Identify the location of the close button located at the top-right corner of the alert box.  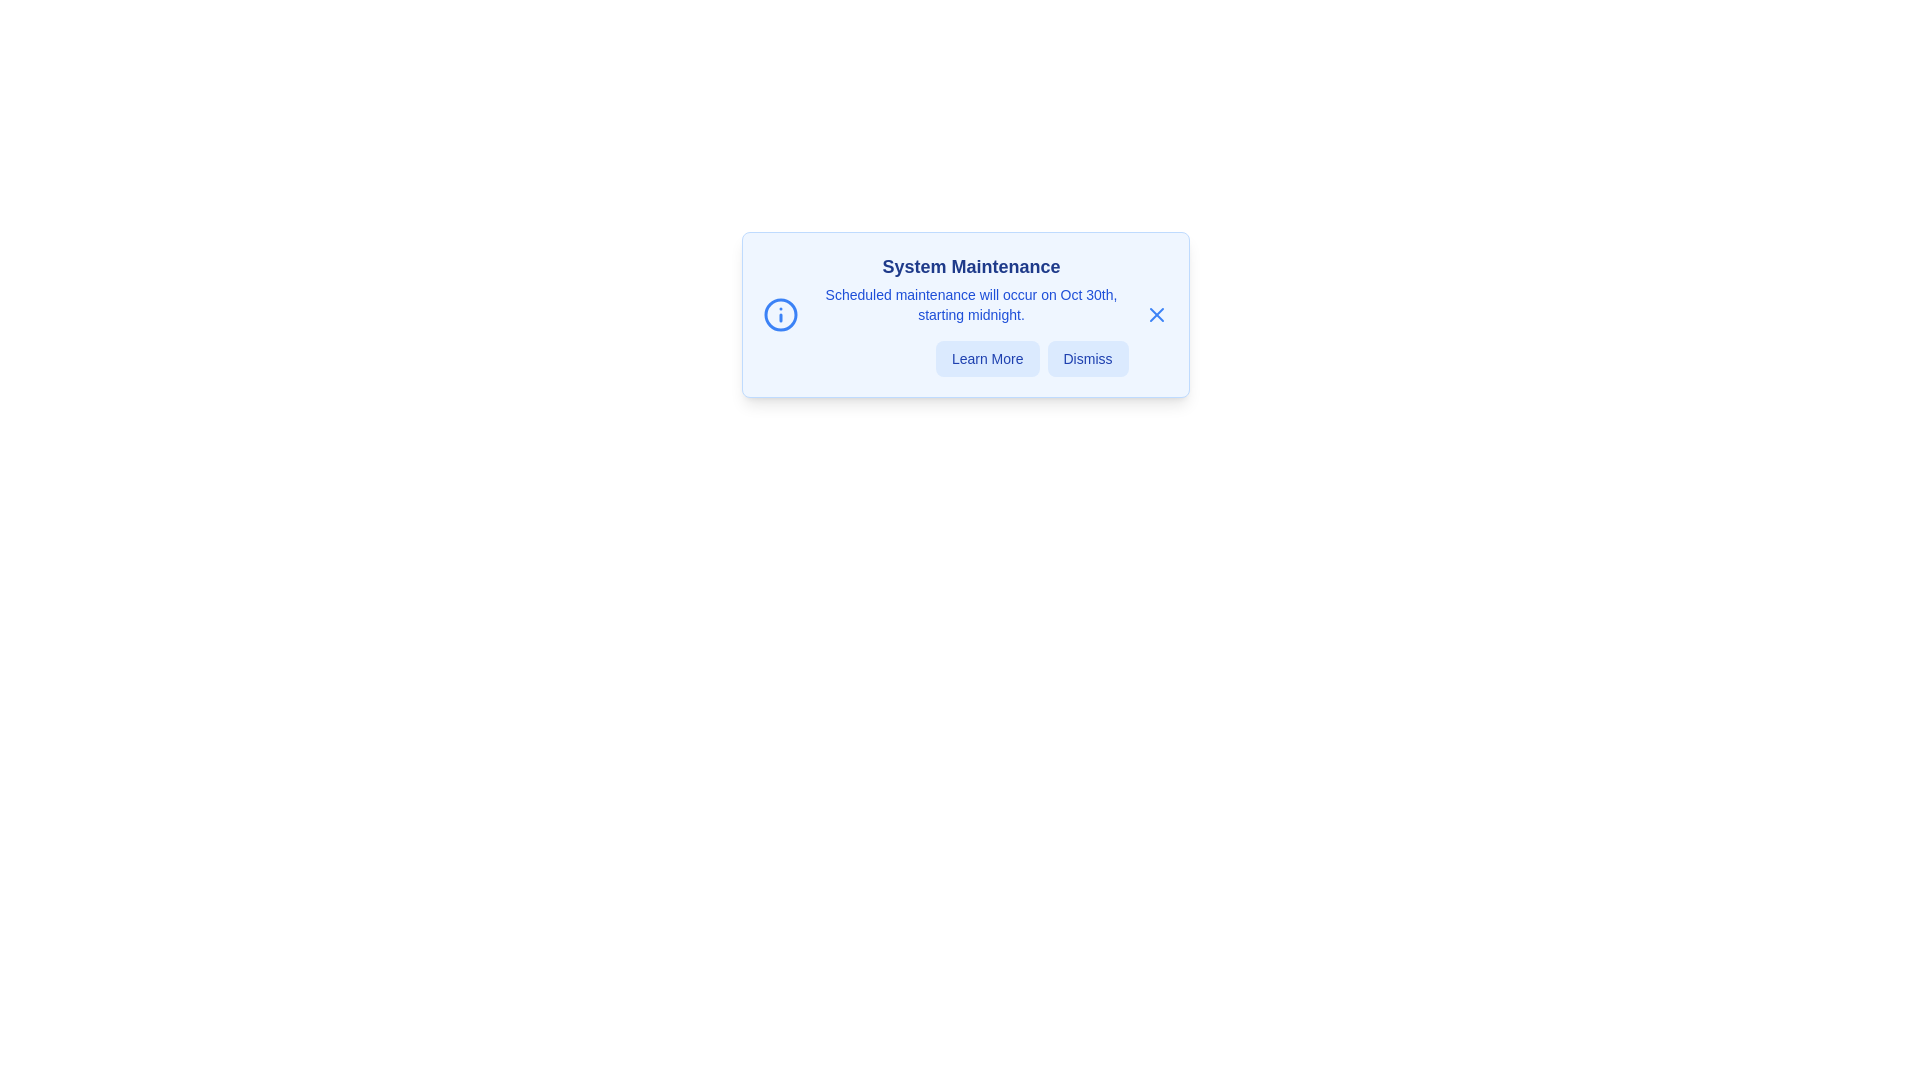
(1156, 315).